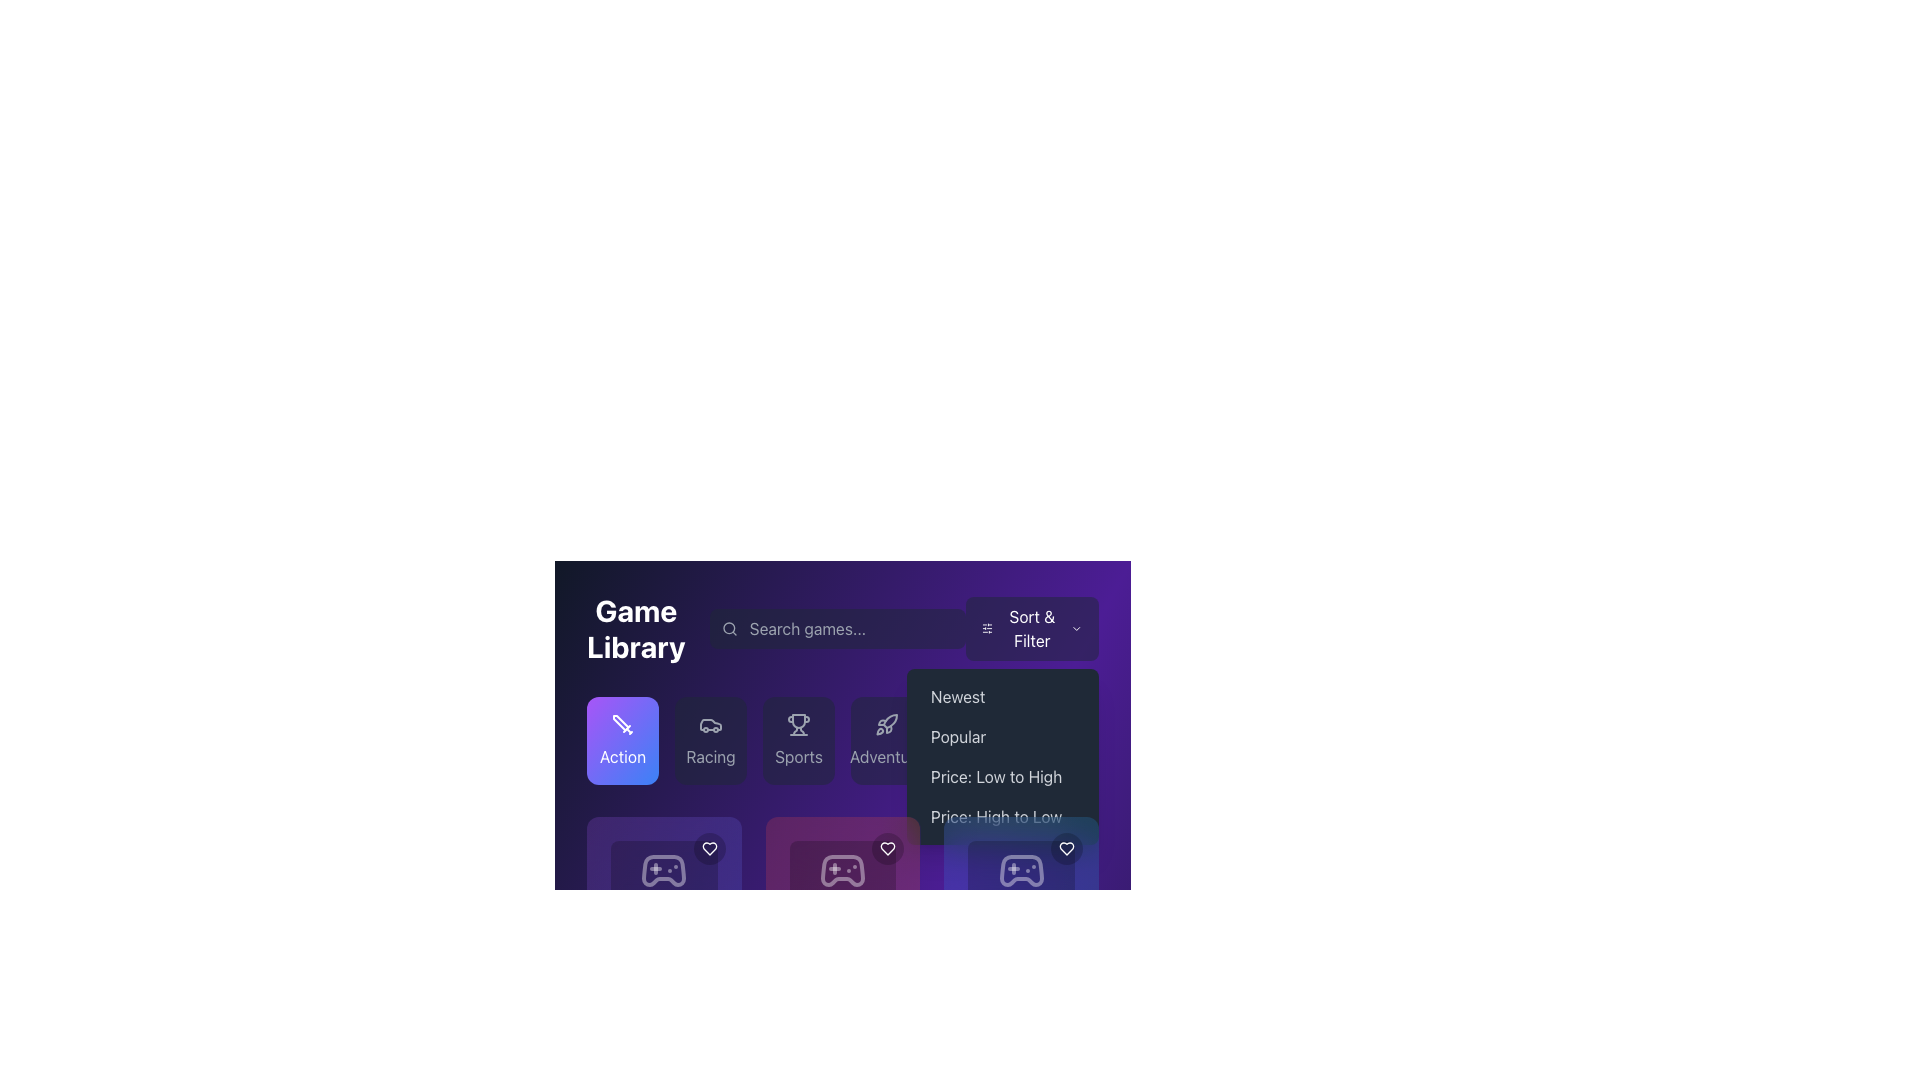  What do you see at coordinates (887, 848) in the screenshot?
I see `the favorite button located at the top-right corner of the game card for 'Shadow Realm' to enable accessibility navigation` at bounding box center [887, 848].